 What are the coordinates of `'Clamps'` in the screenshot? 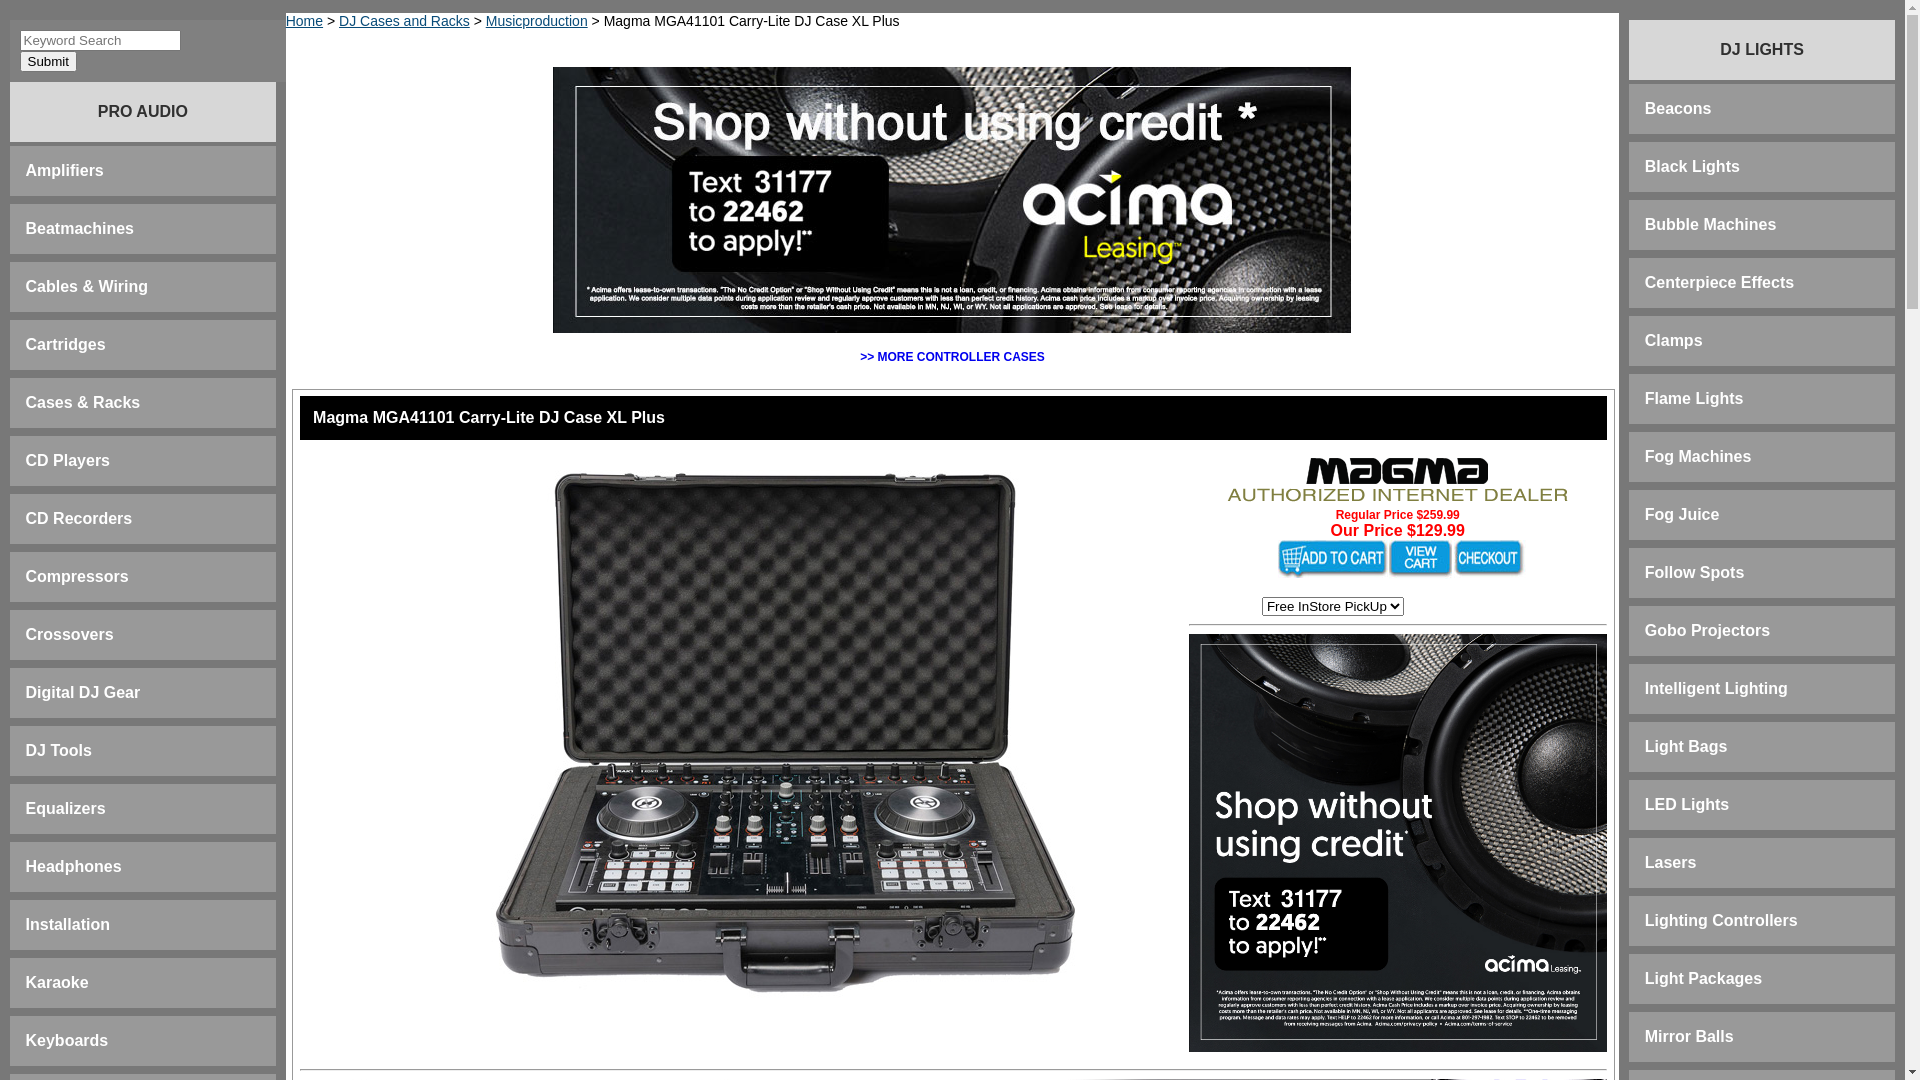 It's located at (1674, 339).